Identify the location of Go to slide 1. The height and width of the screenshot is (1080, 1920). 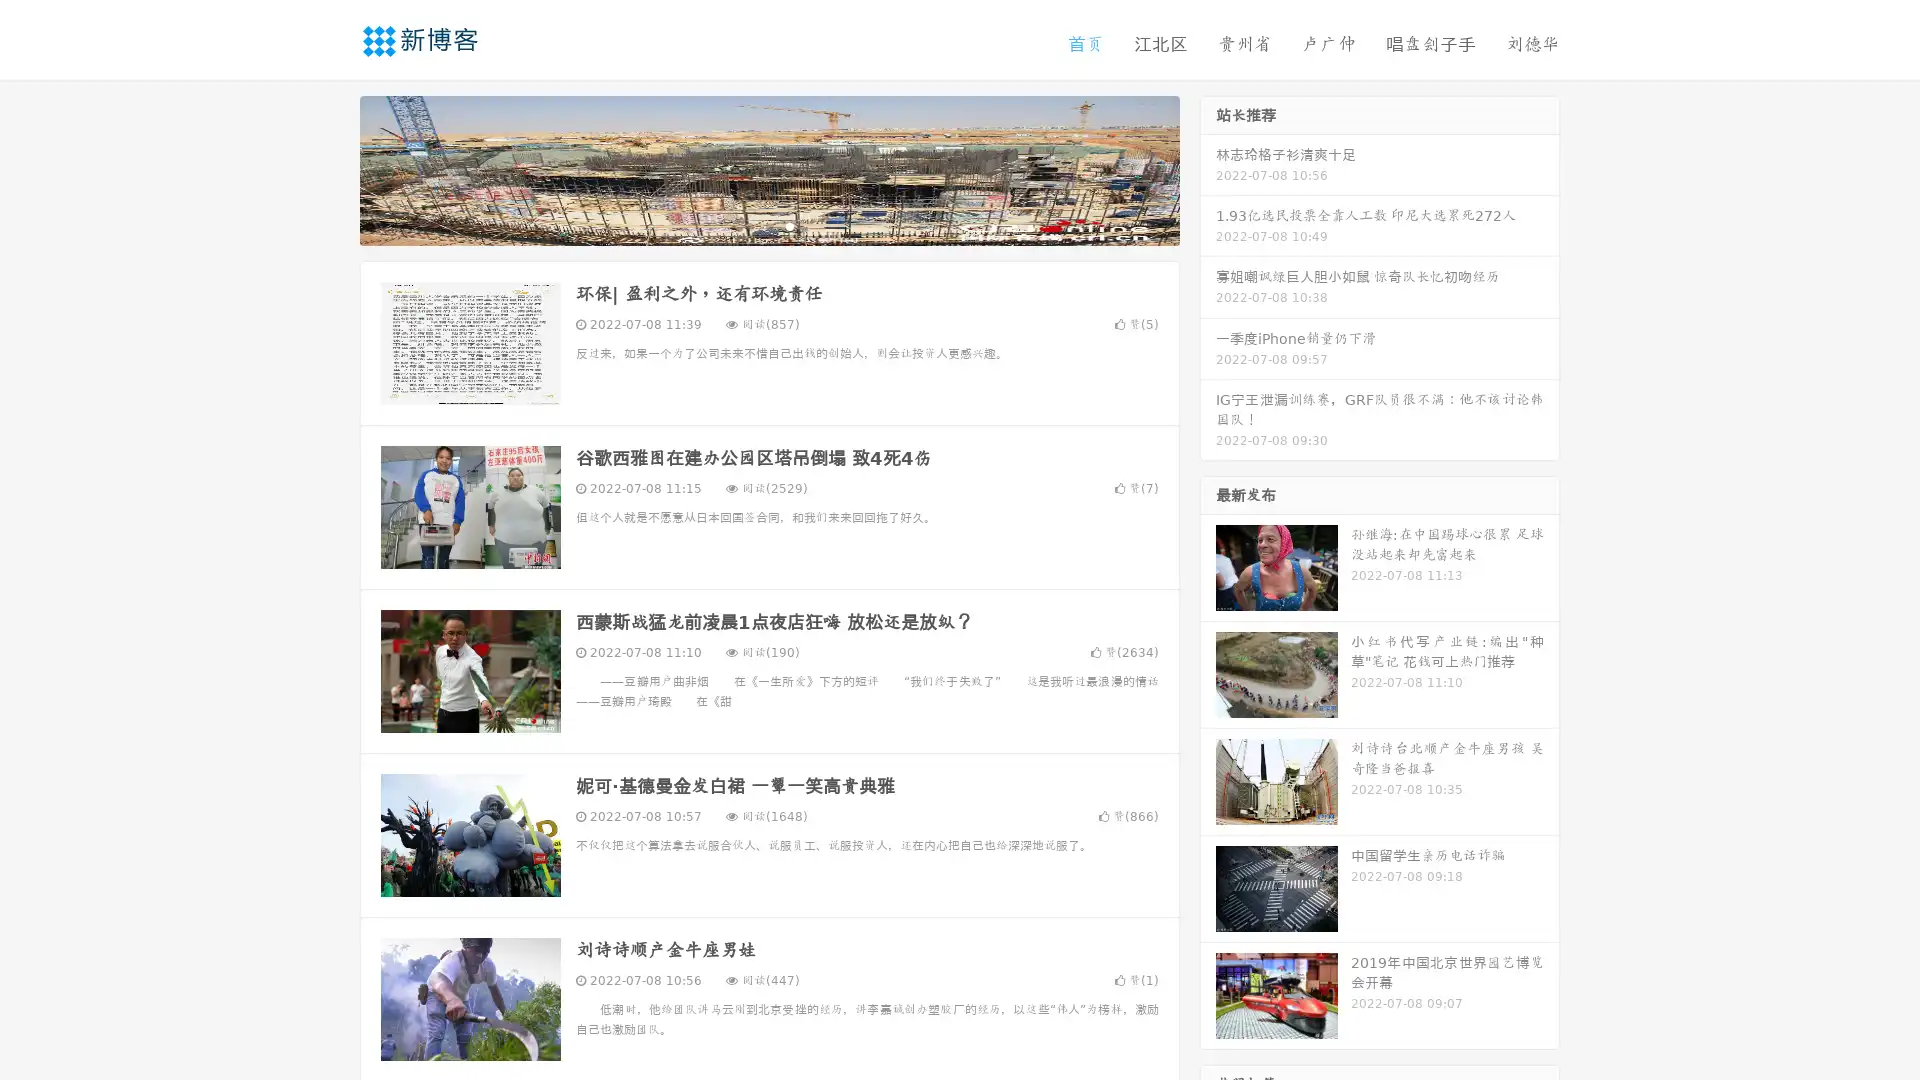
(748, 225).